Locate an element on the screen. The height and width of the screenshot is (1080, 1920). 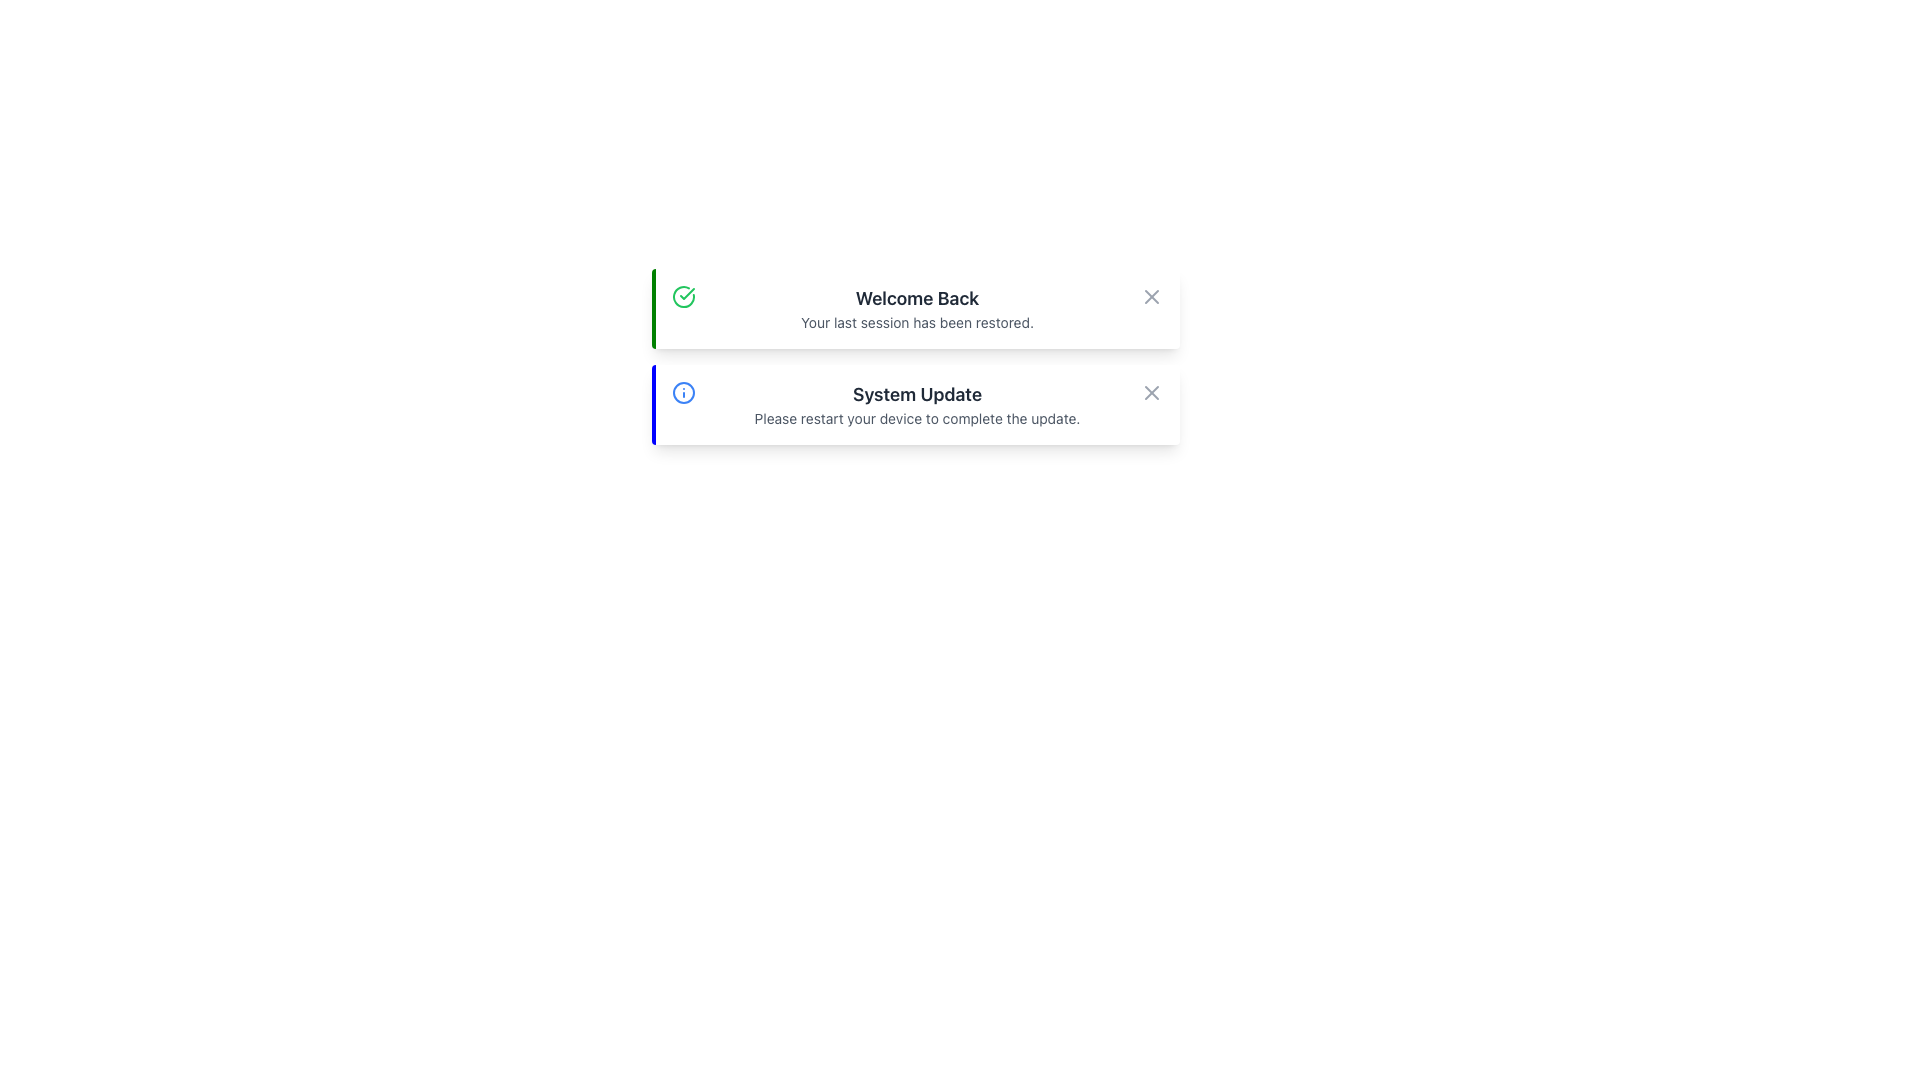
the checkmark icon within the green circular badge in the 'Welcome Back' notification, which indicates a completed action is located at coordinates (686, 293).